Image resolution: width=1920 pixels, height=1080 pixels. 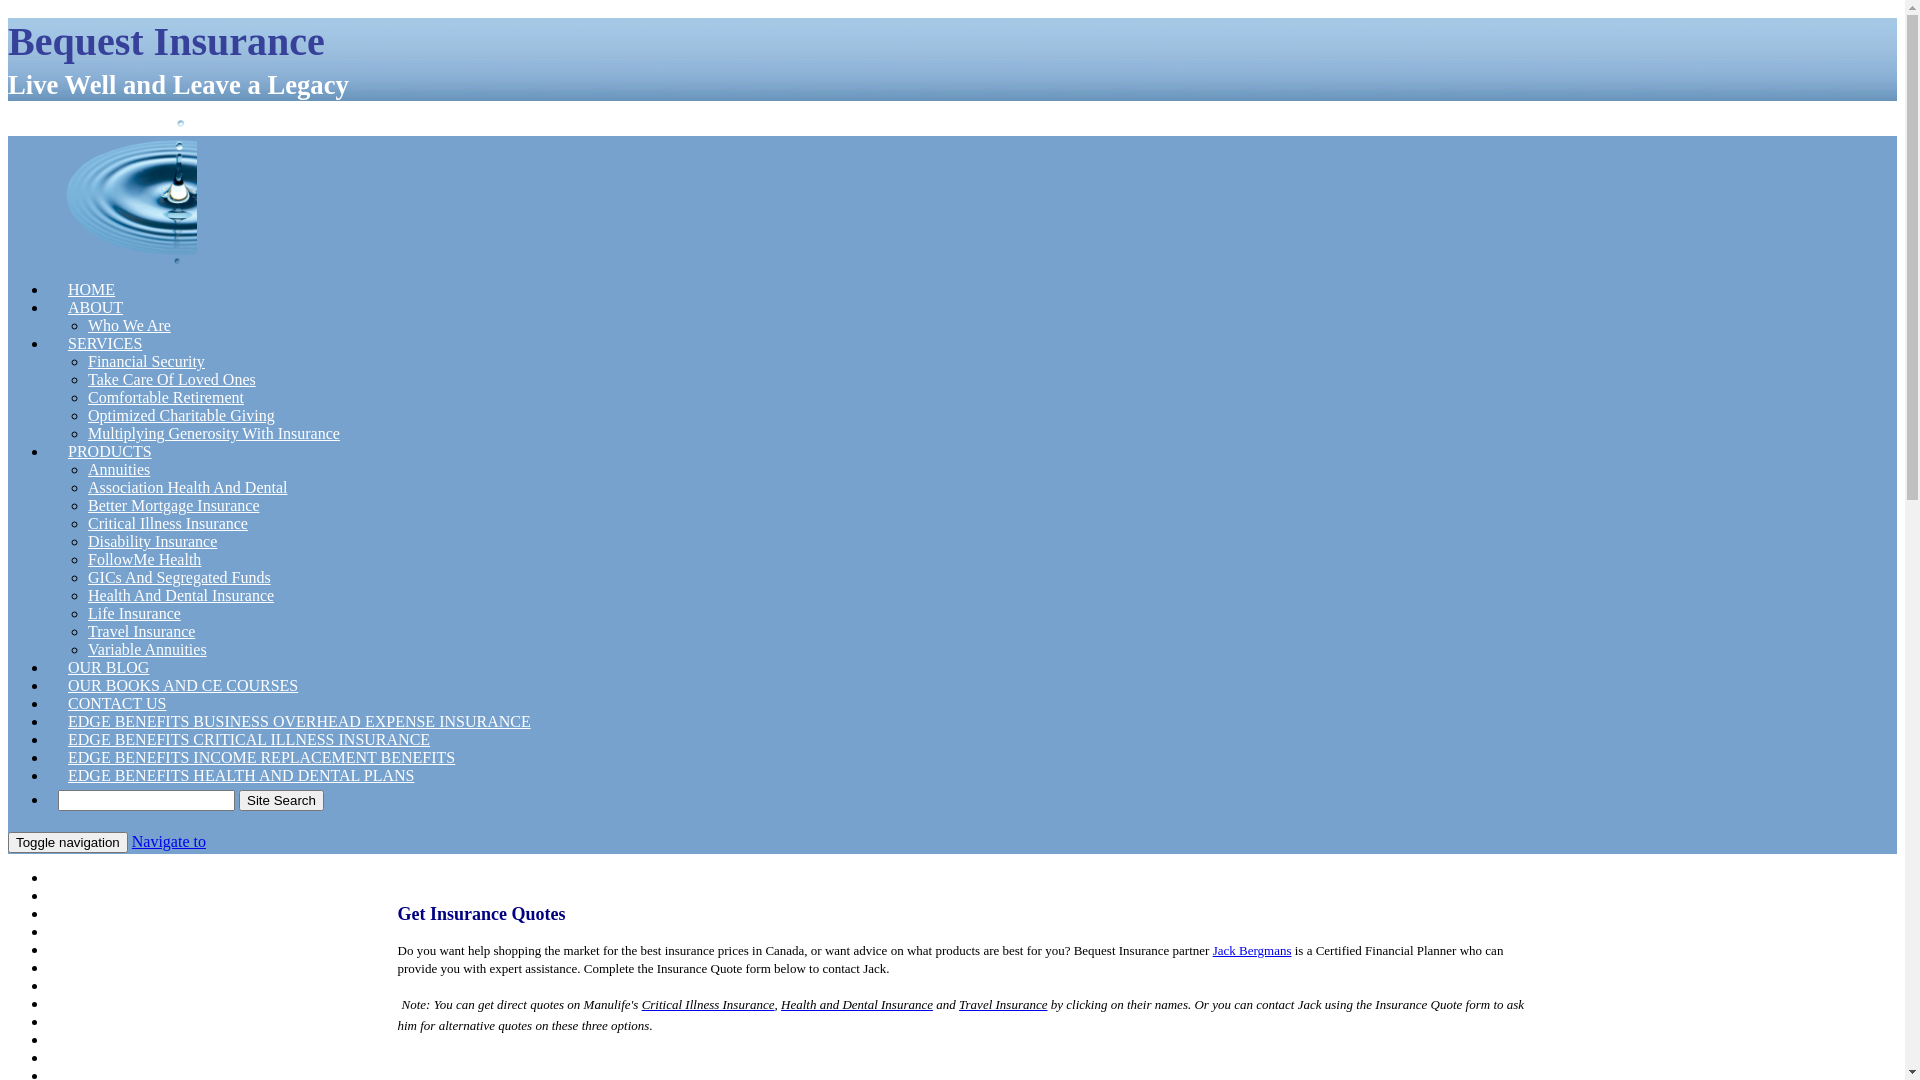 What do you see at coordinates (214, 432) in the screenshot?
I see `'Multiplying Generosity With Insurance'` at bounding box center [214, 432].